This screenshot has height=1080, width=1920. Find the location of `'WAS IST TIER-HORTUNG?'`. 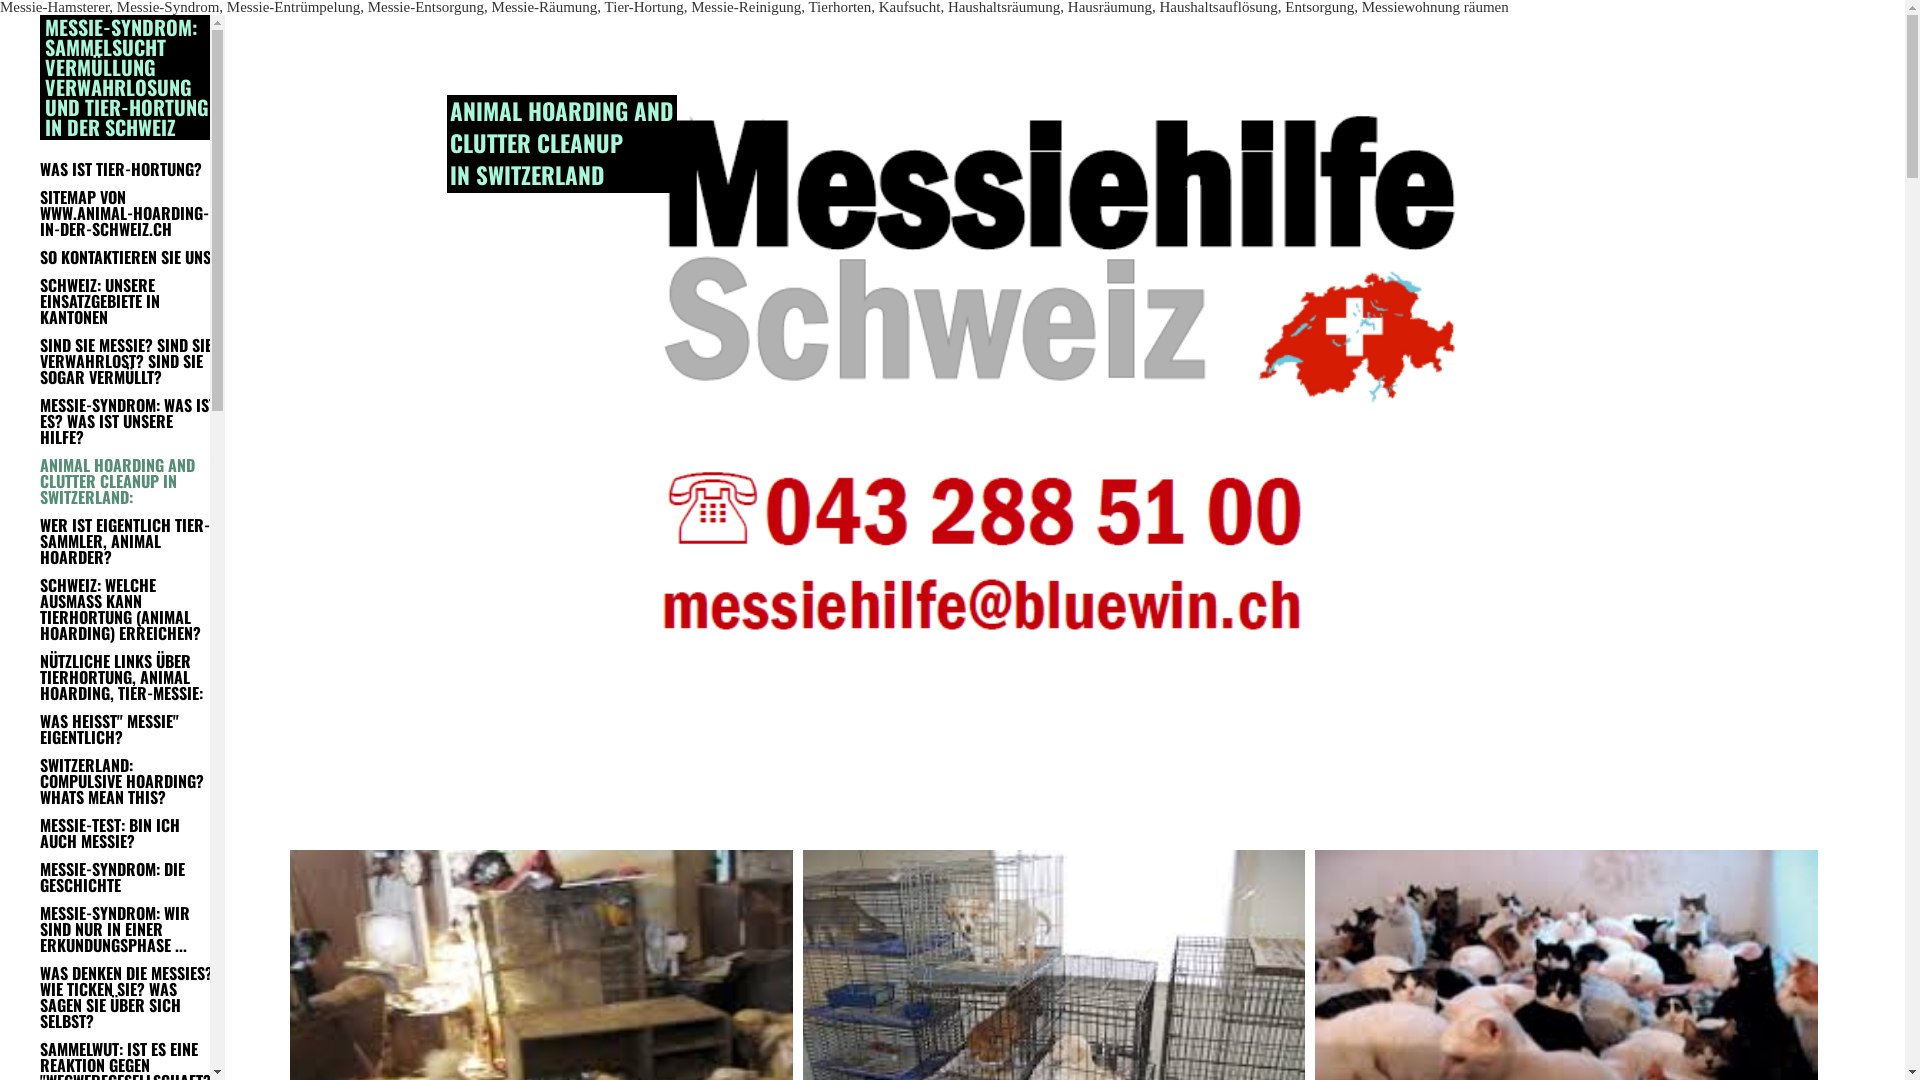

'WAS IST TIER-HORTUNG?' is located at coordinates (39, 168).